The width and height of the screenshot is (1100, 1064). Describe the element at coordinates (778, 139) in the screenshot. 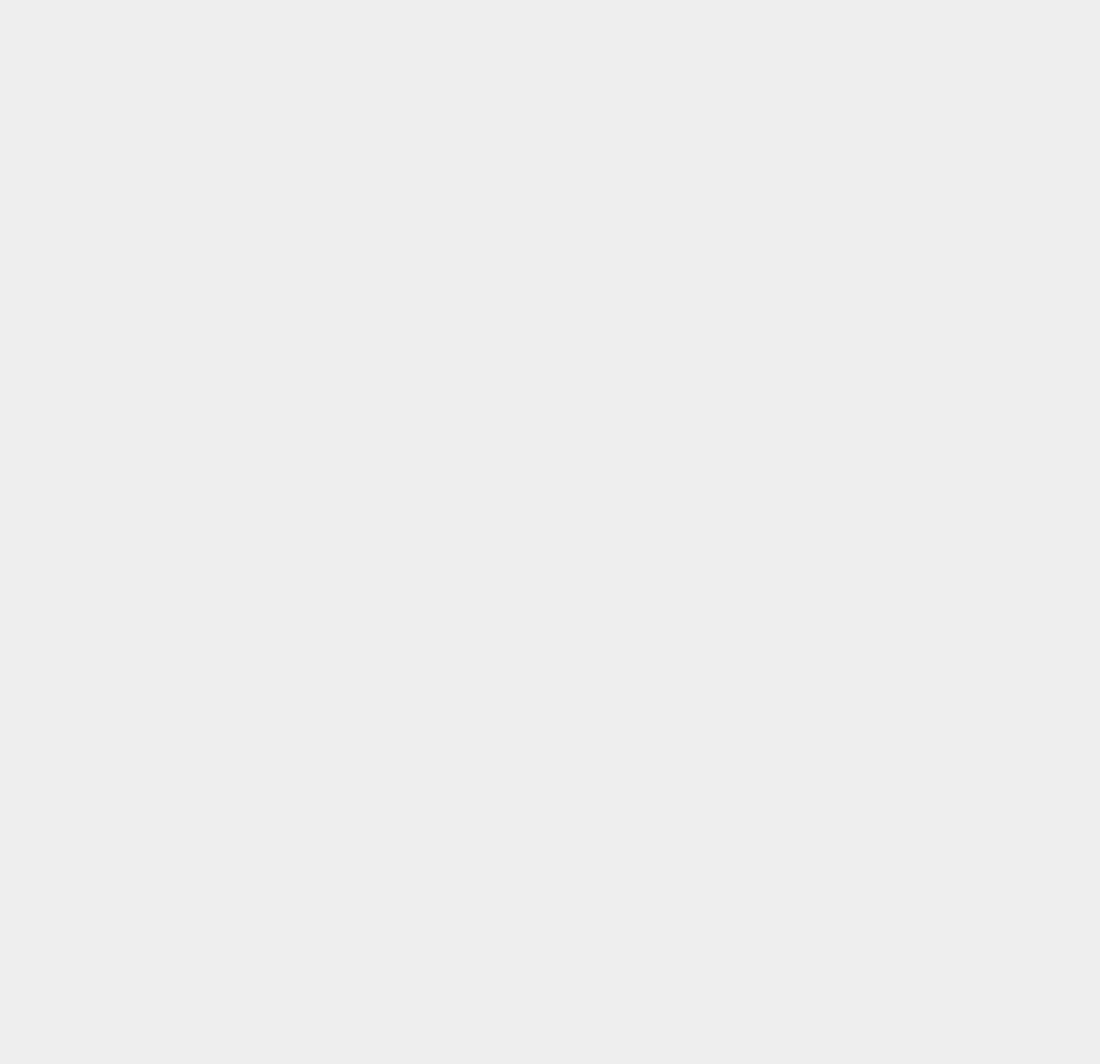

I see `'Baidu'` at that location.